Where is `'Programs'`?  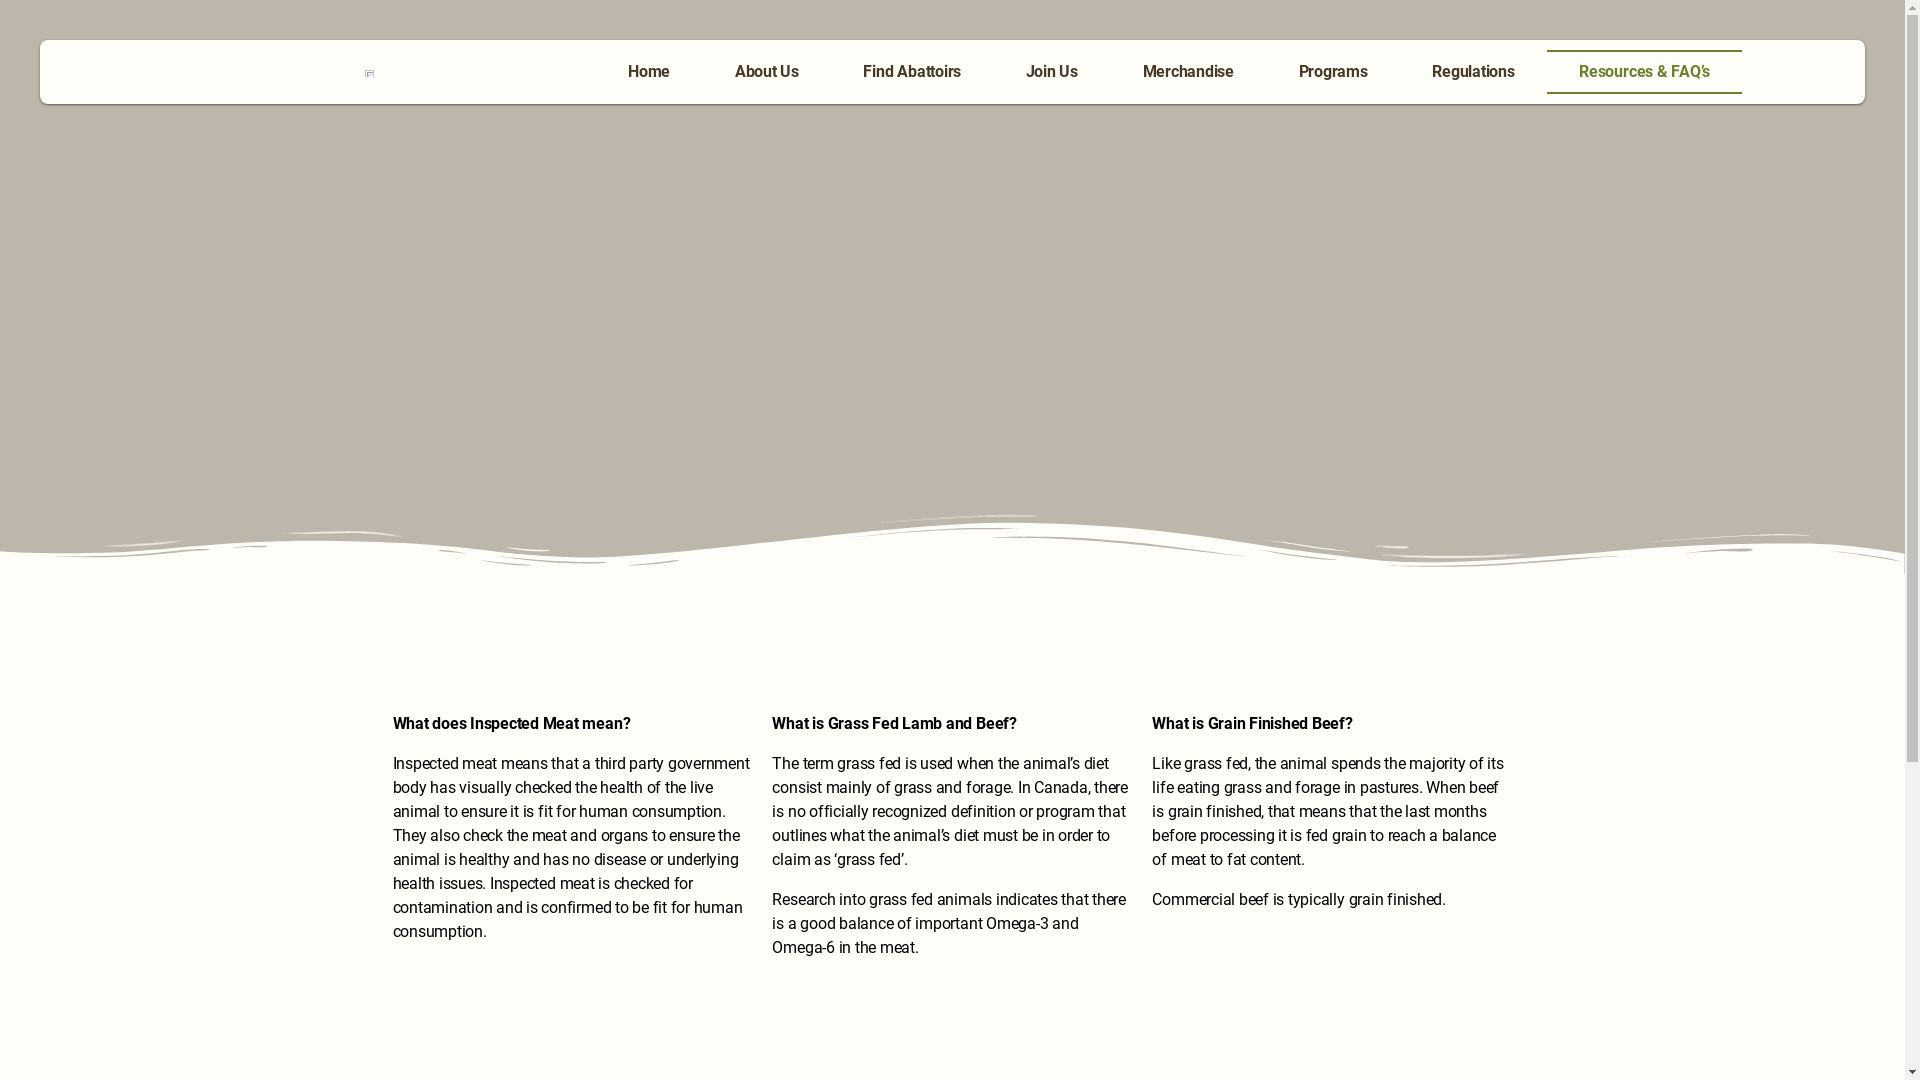
'Programs' is located at coordinates (1333, 71).